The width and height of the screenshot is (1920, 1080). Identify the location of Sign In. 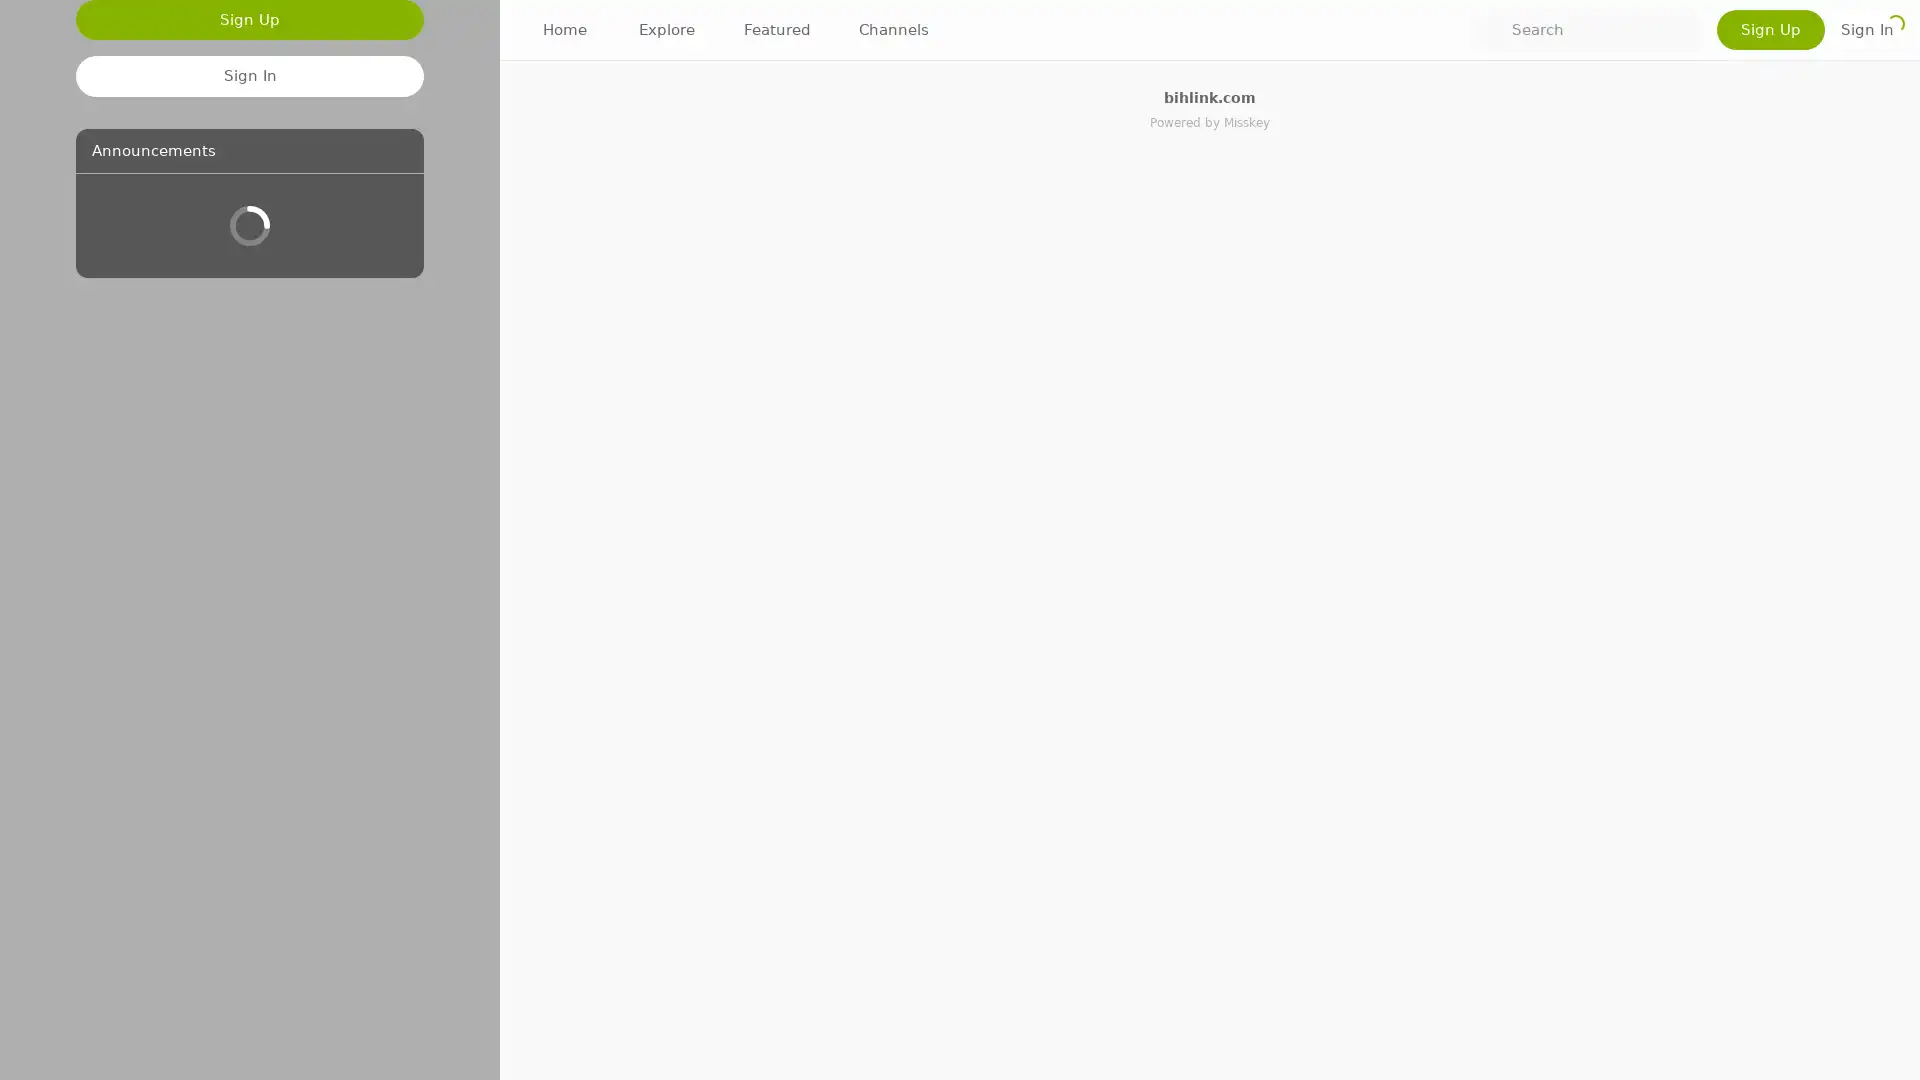
(248, 268).